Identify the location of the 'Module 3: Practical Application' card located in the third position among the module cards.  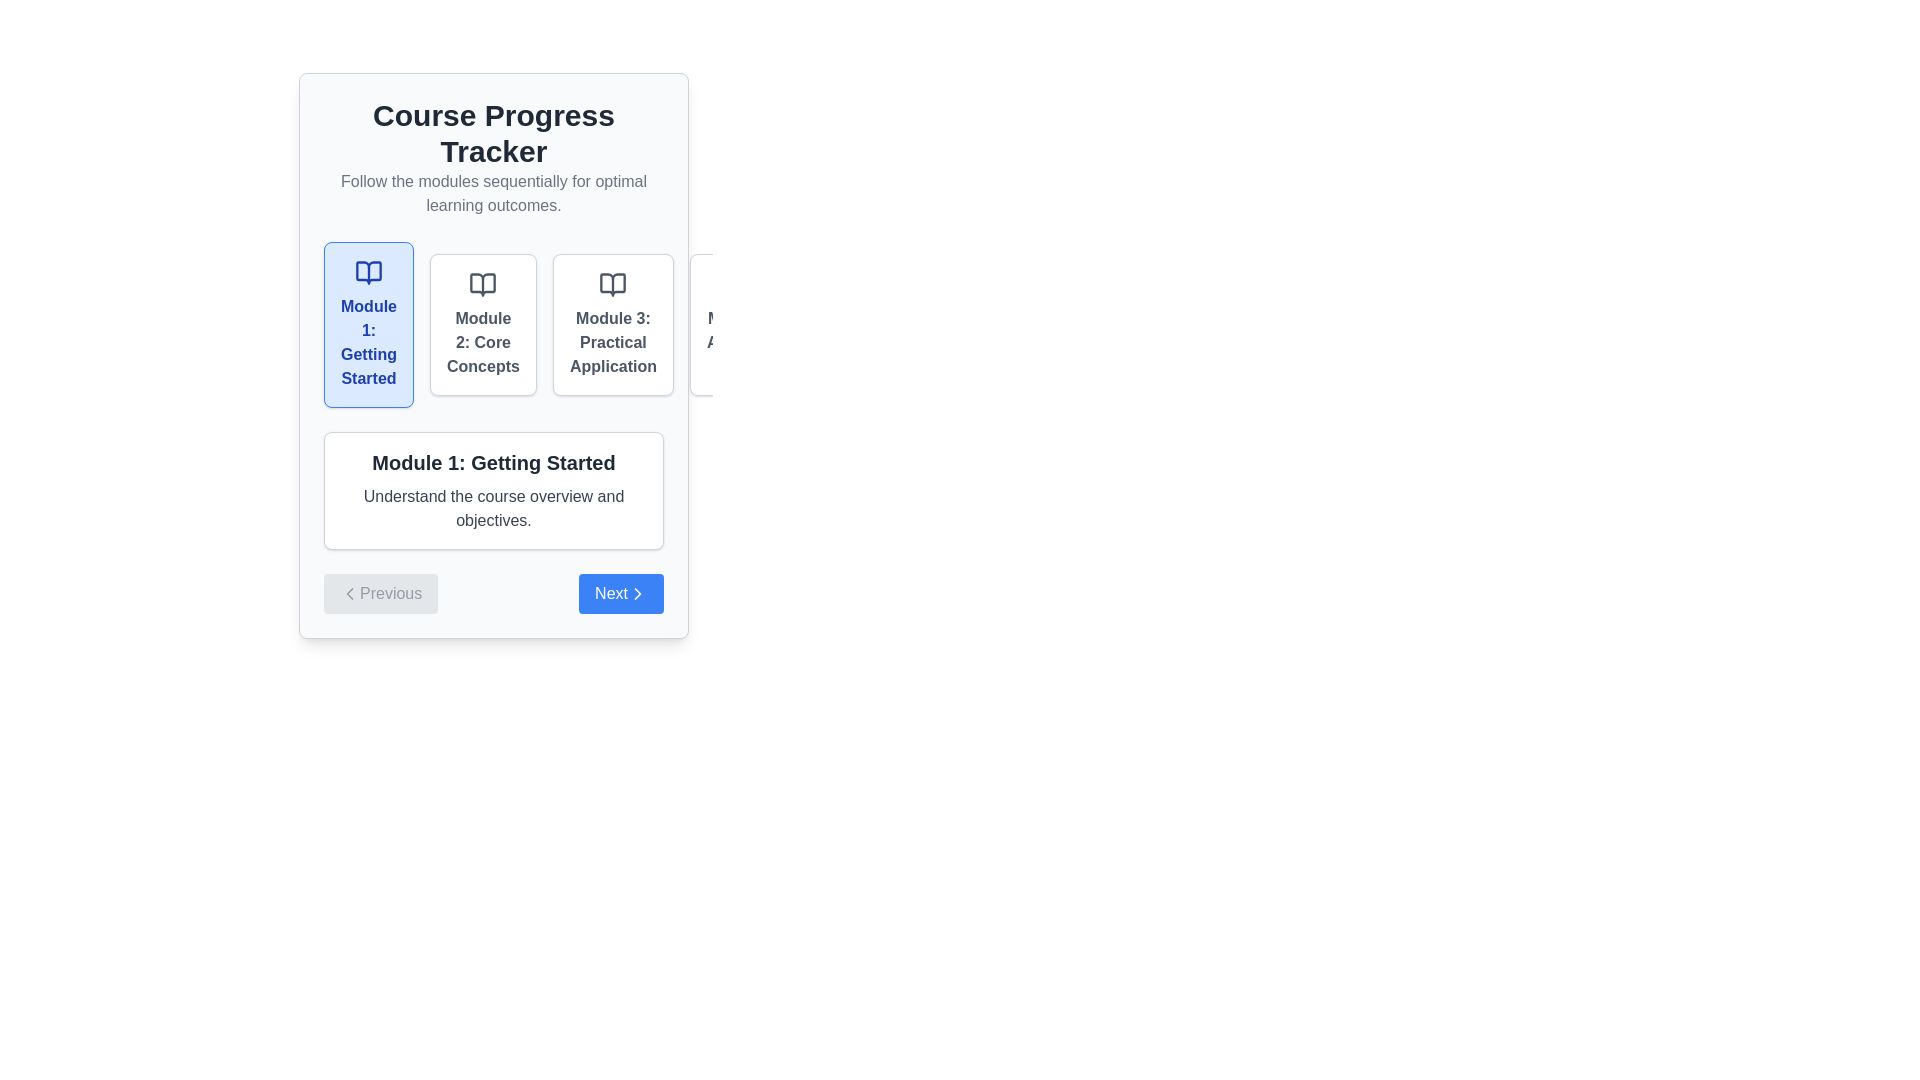
(612, 323).